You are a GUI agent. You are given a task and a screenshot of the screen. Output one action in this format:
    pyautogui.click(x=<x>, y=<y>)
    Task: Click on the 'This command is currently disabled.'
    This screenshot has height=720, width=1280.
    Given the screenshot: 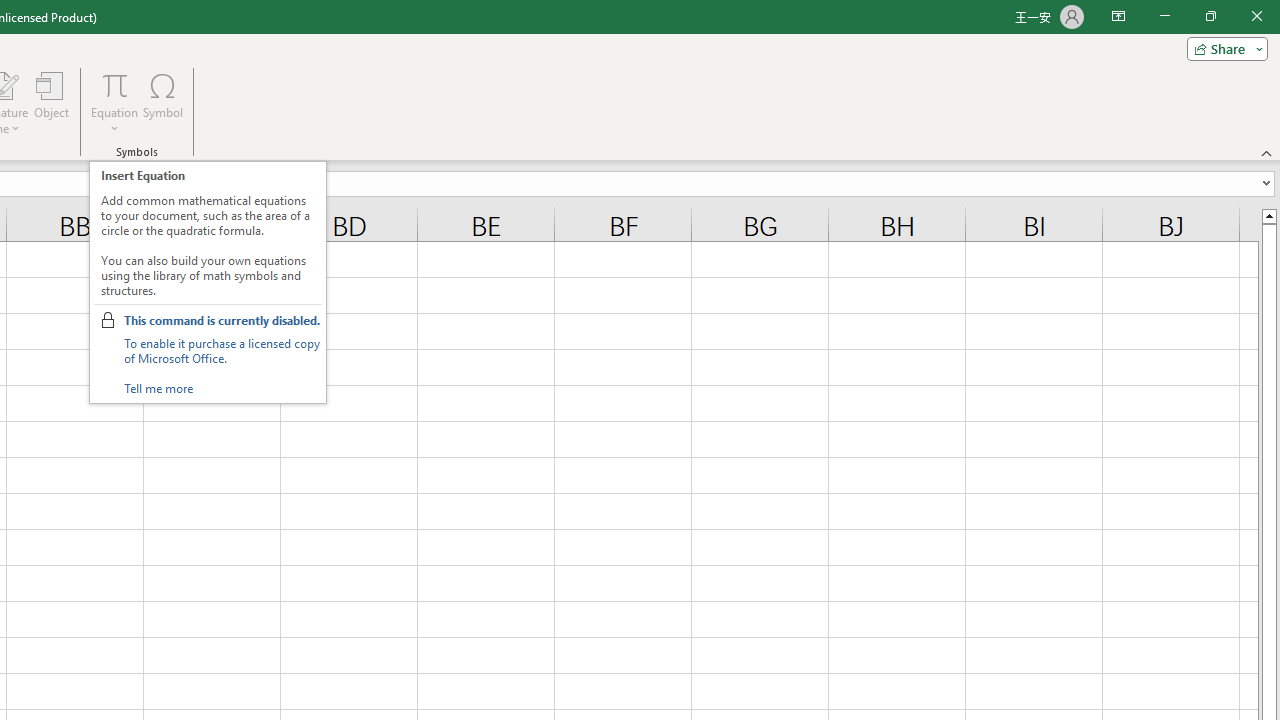 What is the action you would take?
    pyautogui.click(x=222, y=319)
    